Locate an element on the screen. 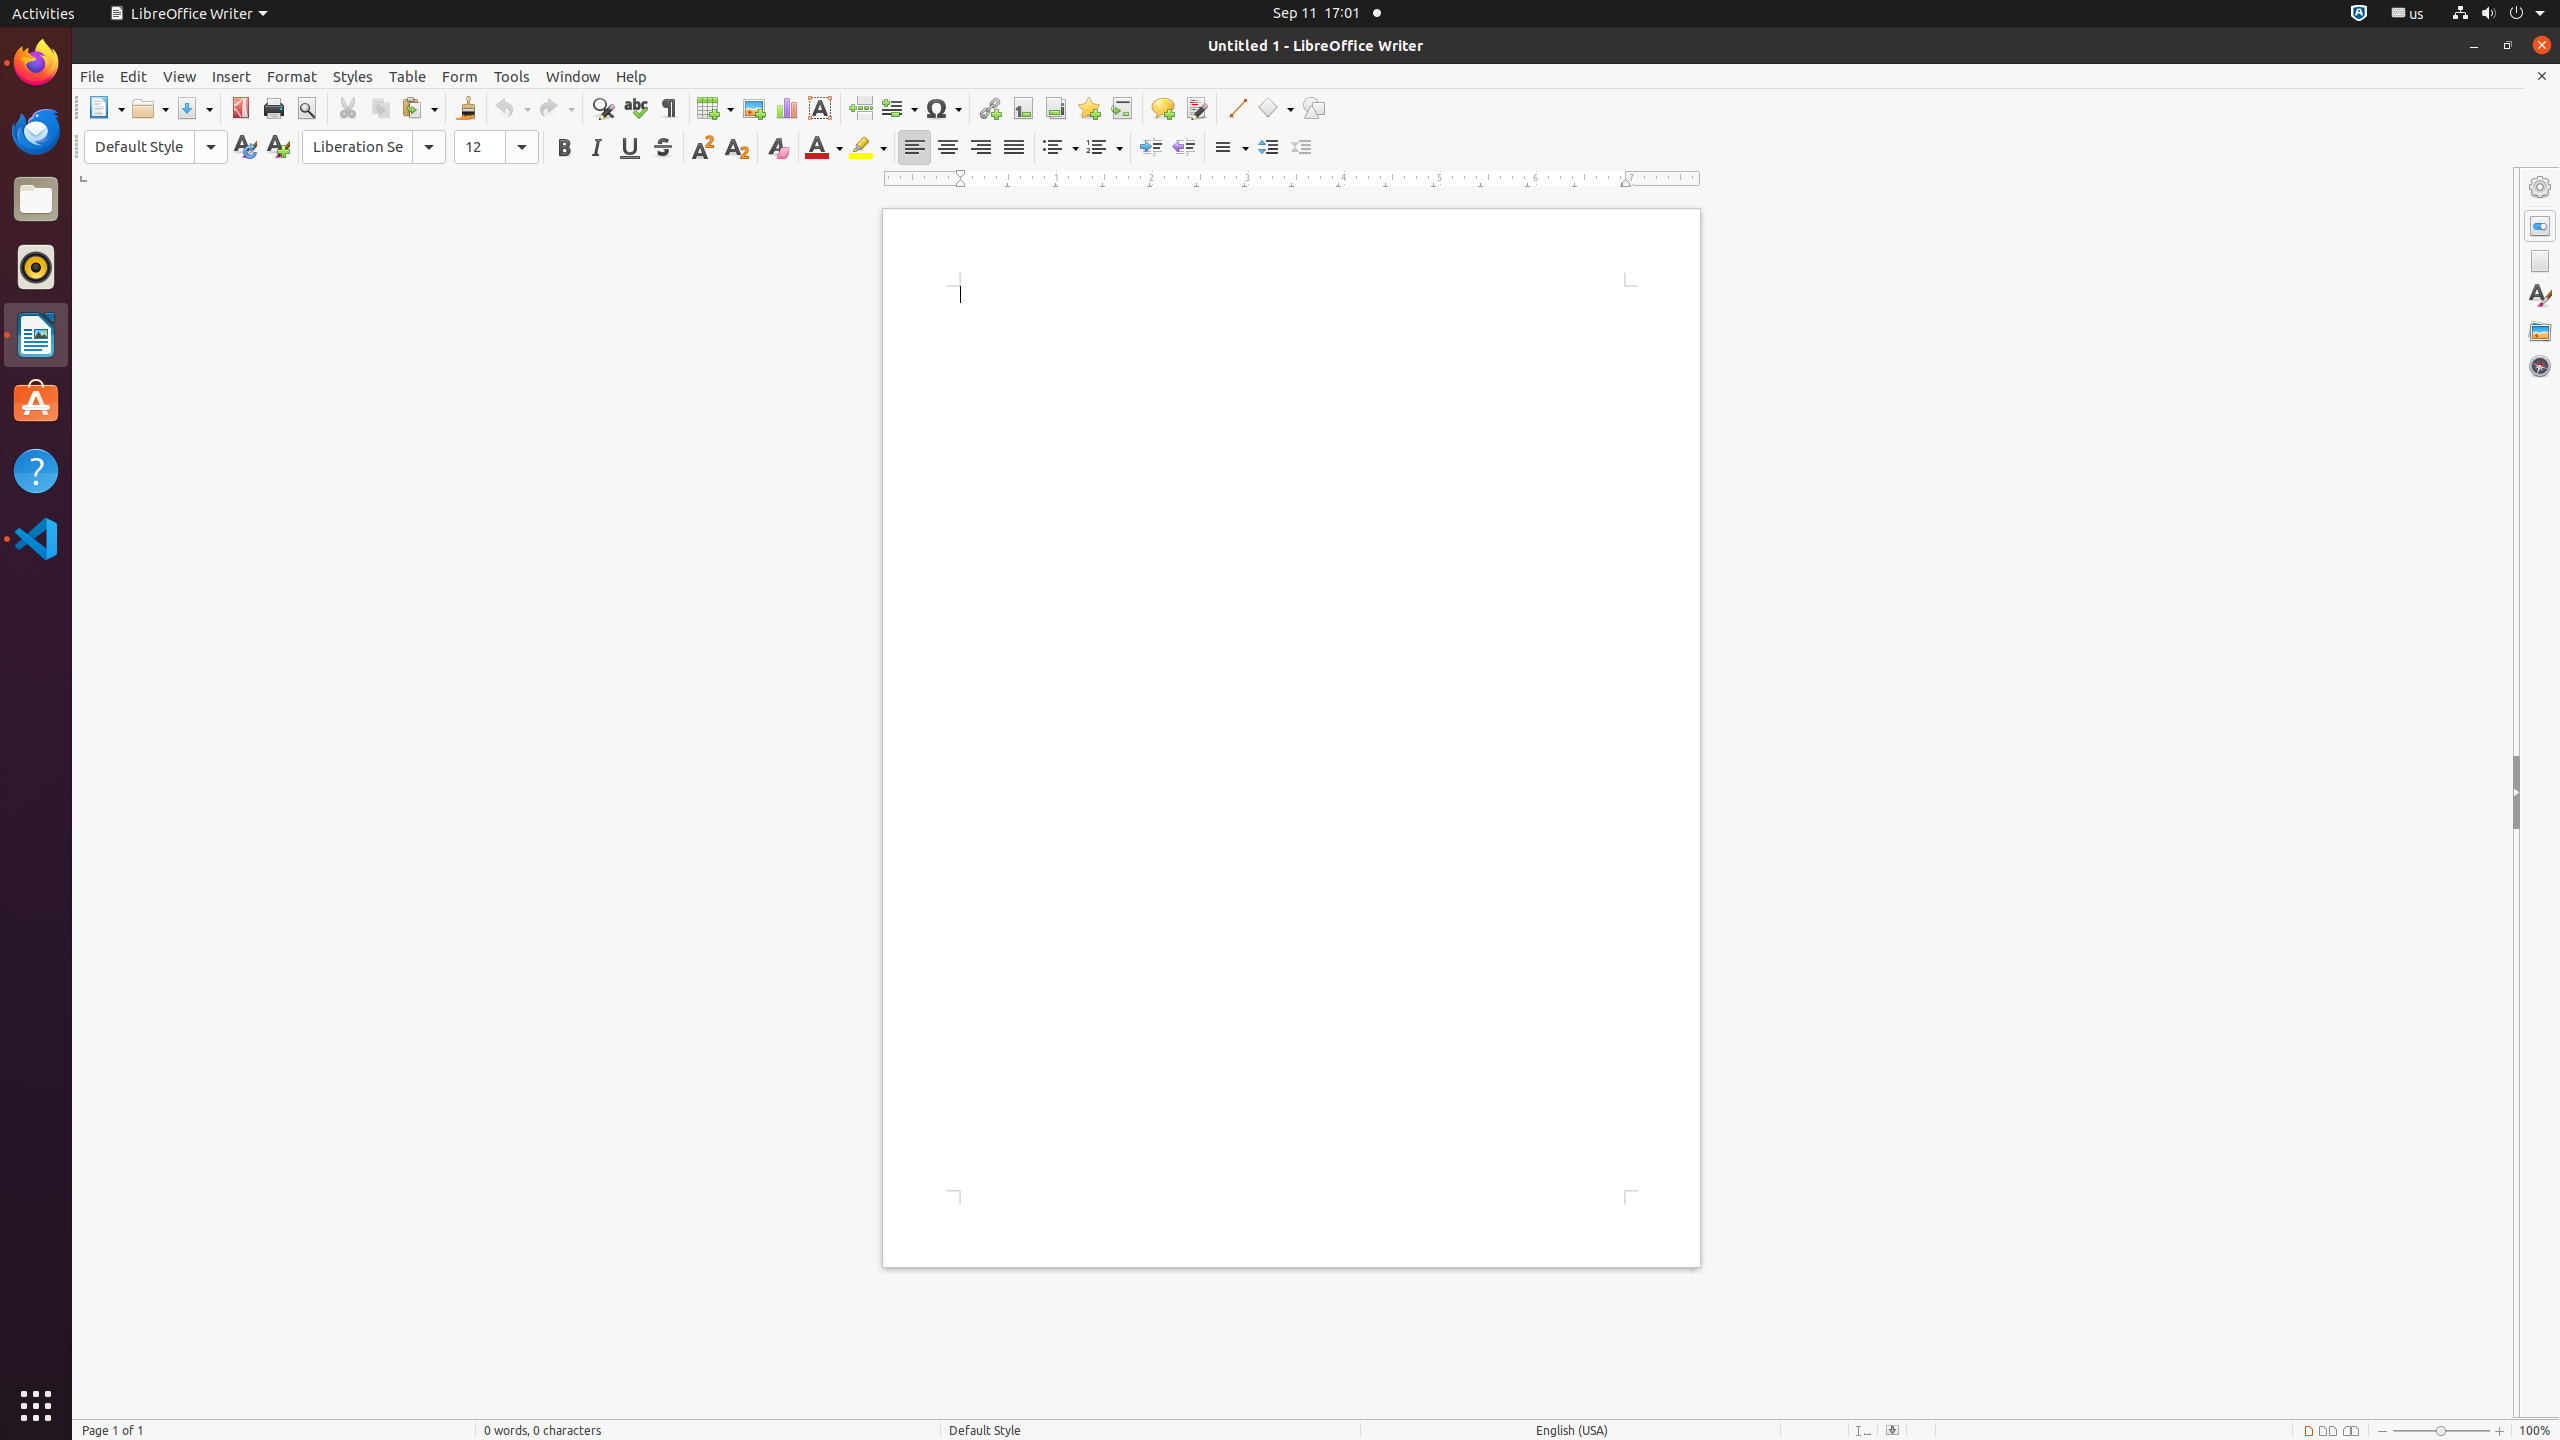 The image size is (2560, 1440). 'Paste' is located at coordinates (419, 107).